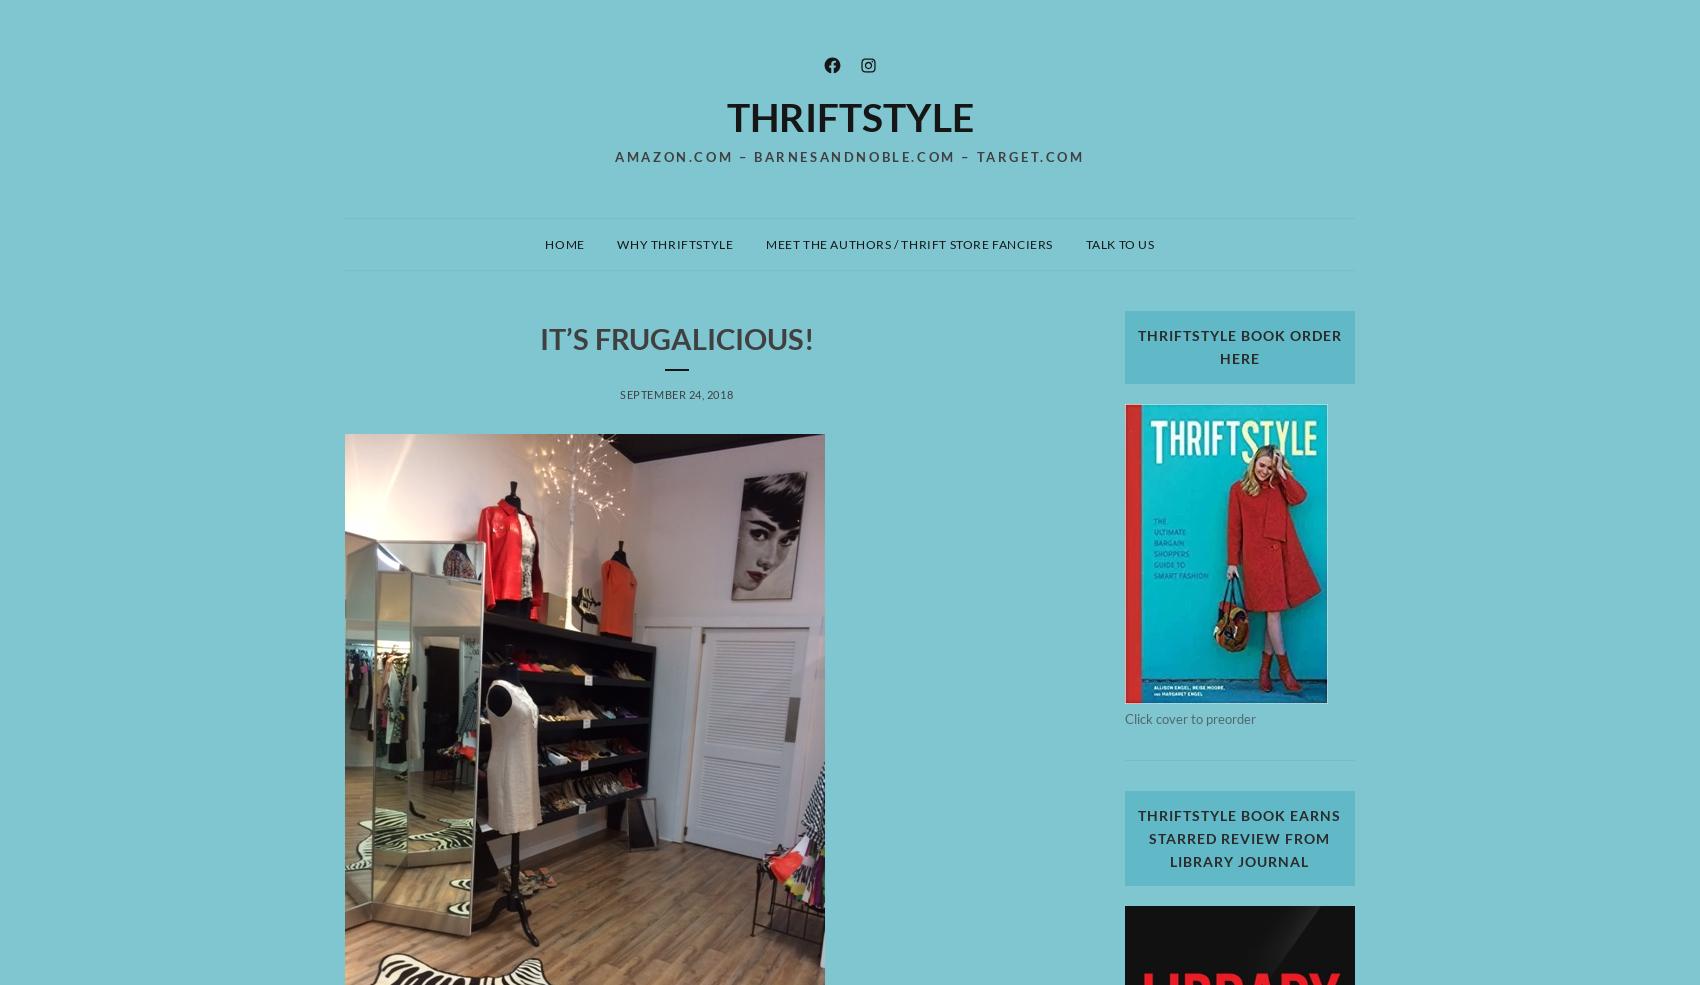 The width and height of the screenshot is (1700, 985). What do you see at coordinates (1237, 347) in the screenshot?
I see `'ThriftStyle Book Order Here'` at bounding box center [1237, 347].